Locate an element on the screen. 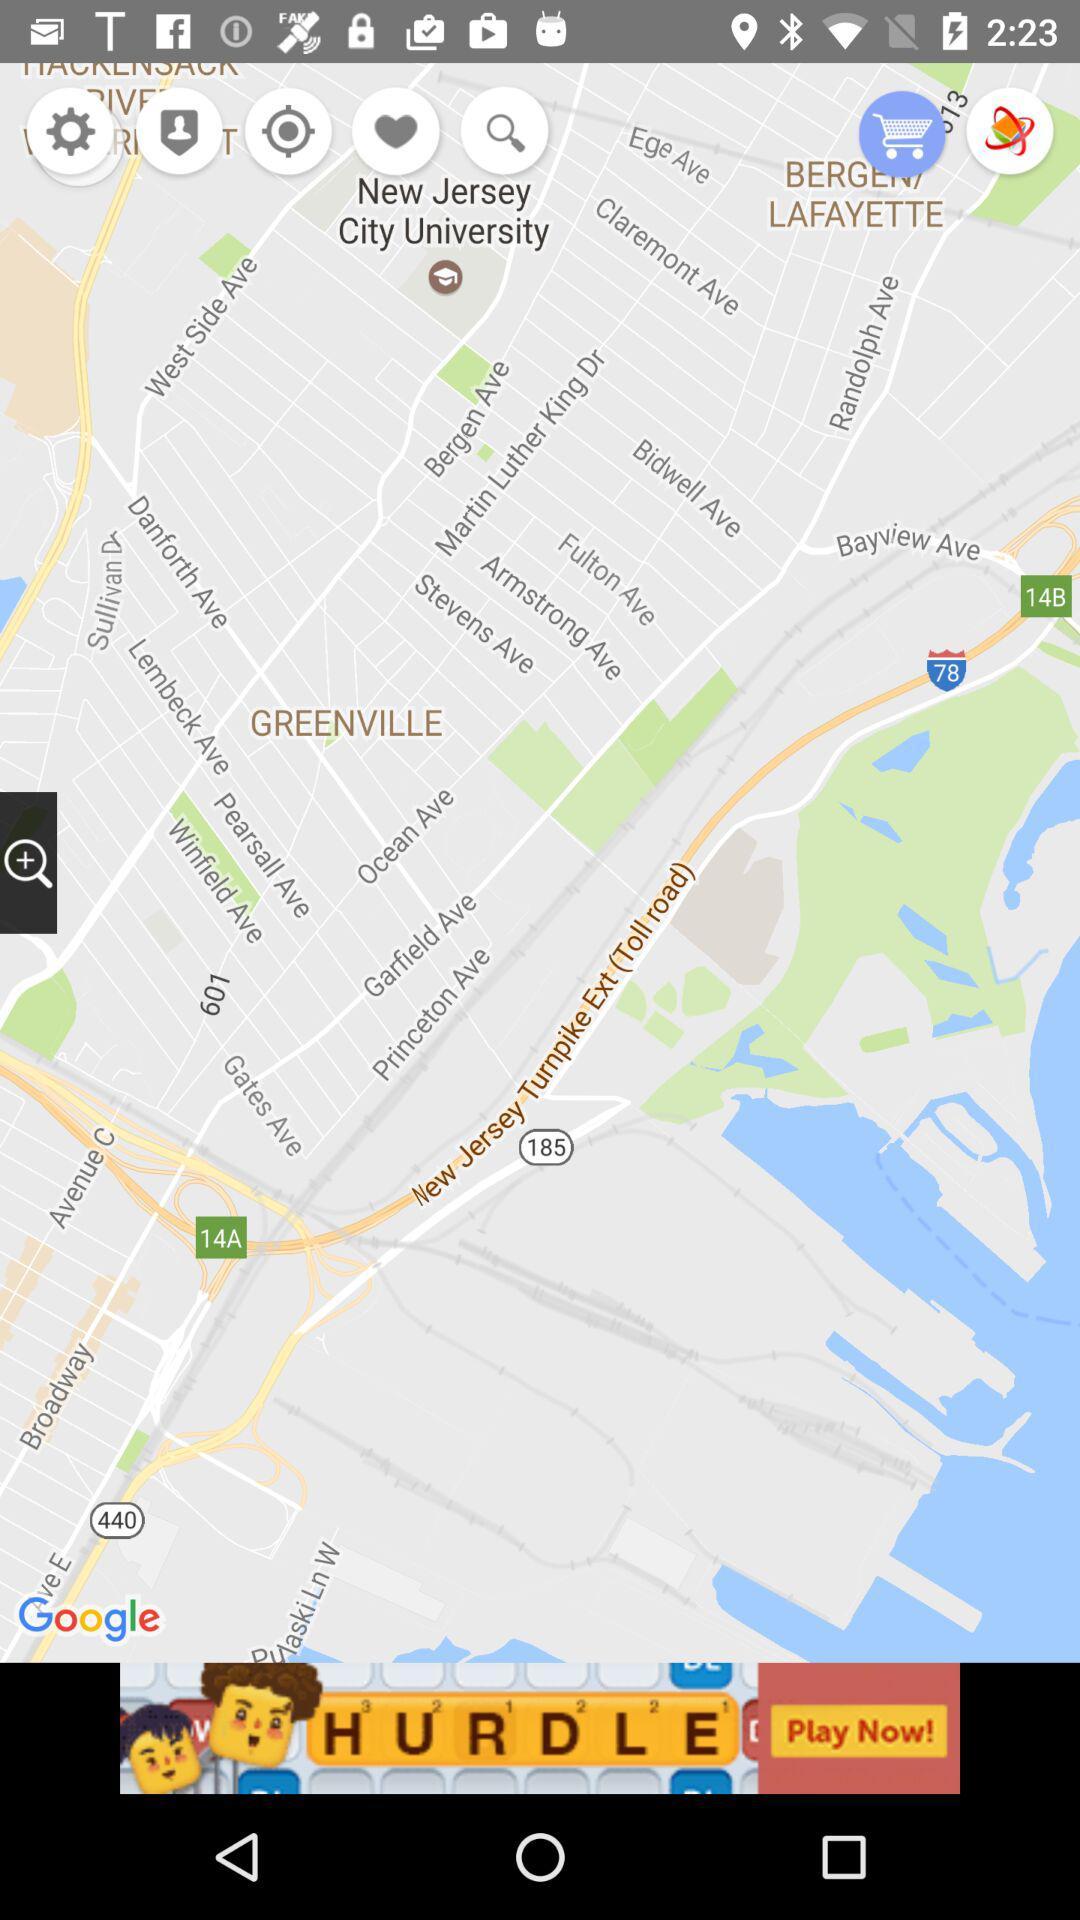  shopping cart is located at coordinates (902, 135).